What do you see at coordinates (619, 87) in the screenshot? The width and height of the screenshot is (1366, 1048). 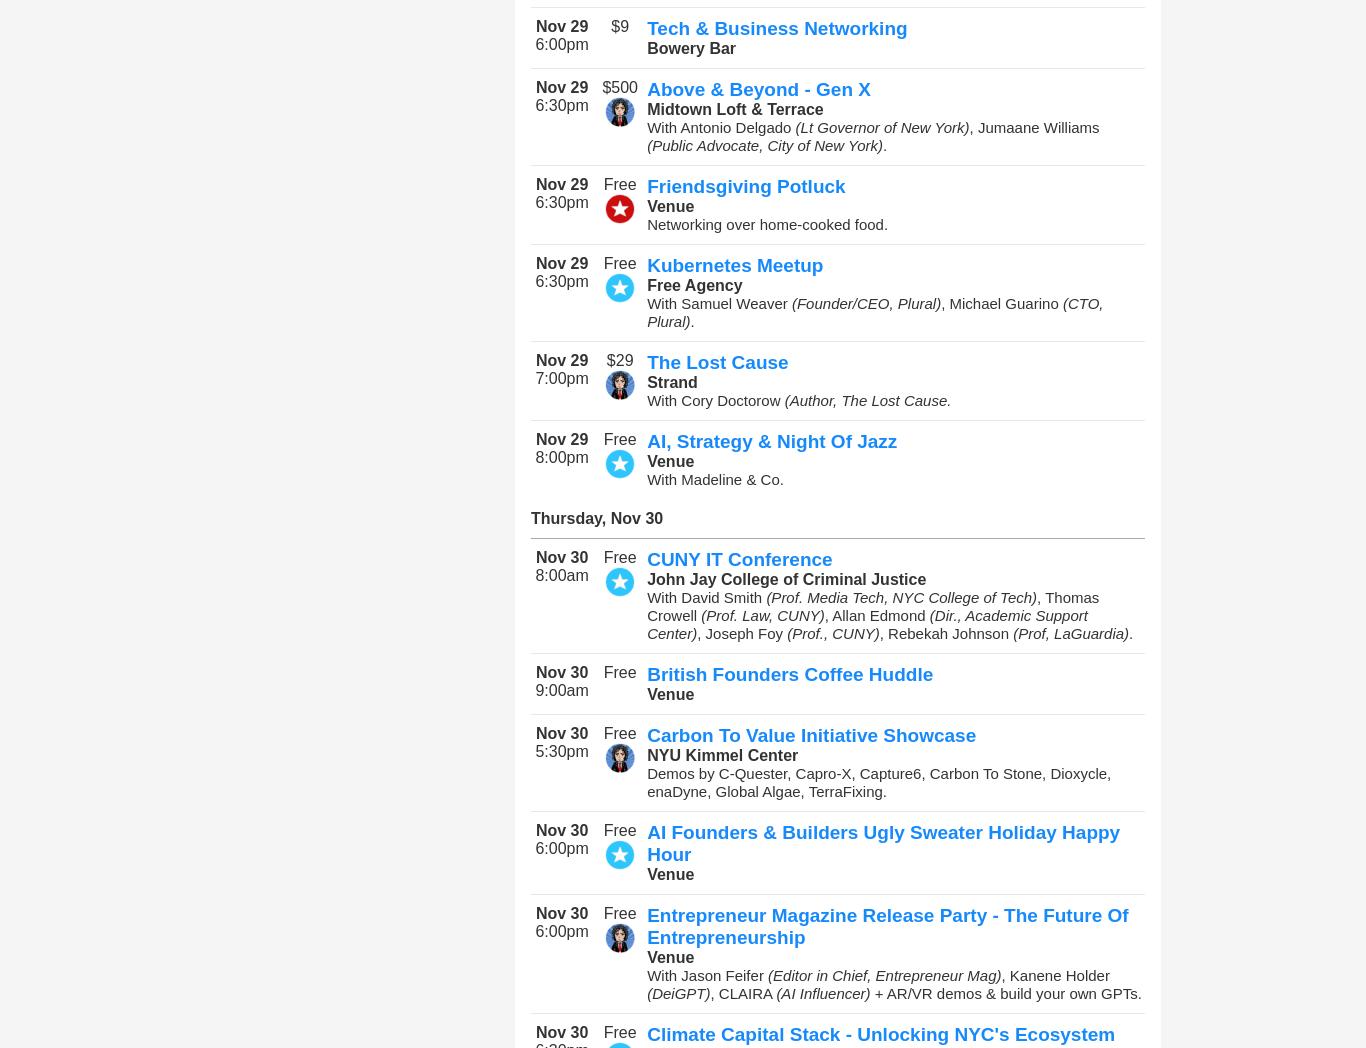 I see `'$500'` at bounding box center [619, 87].